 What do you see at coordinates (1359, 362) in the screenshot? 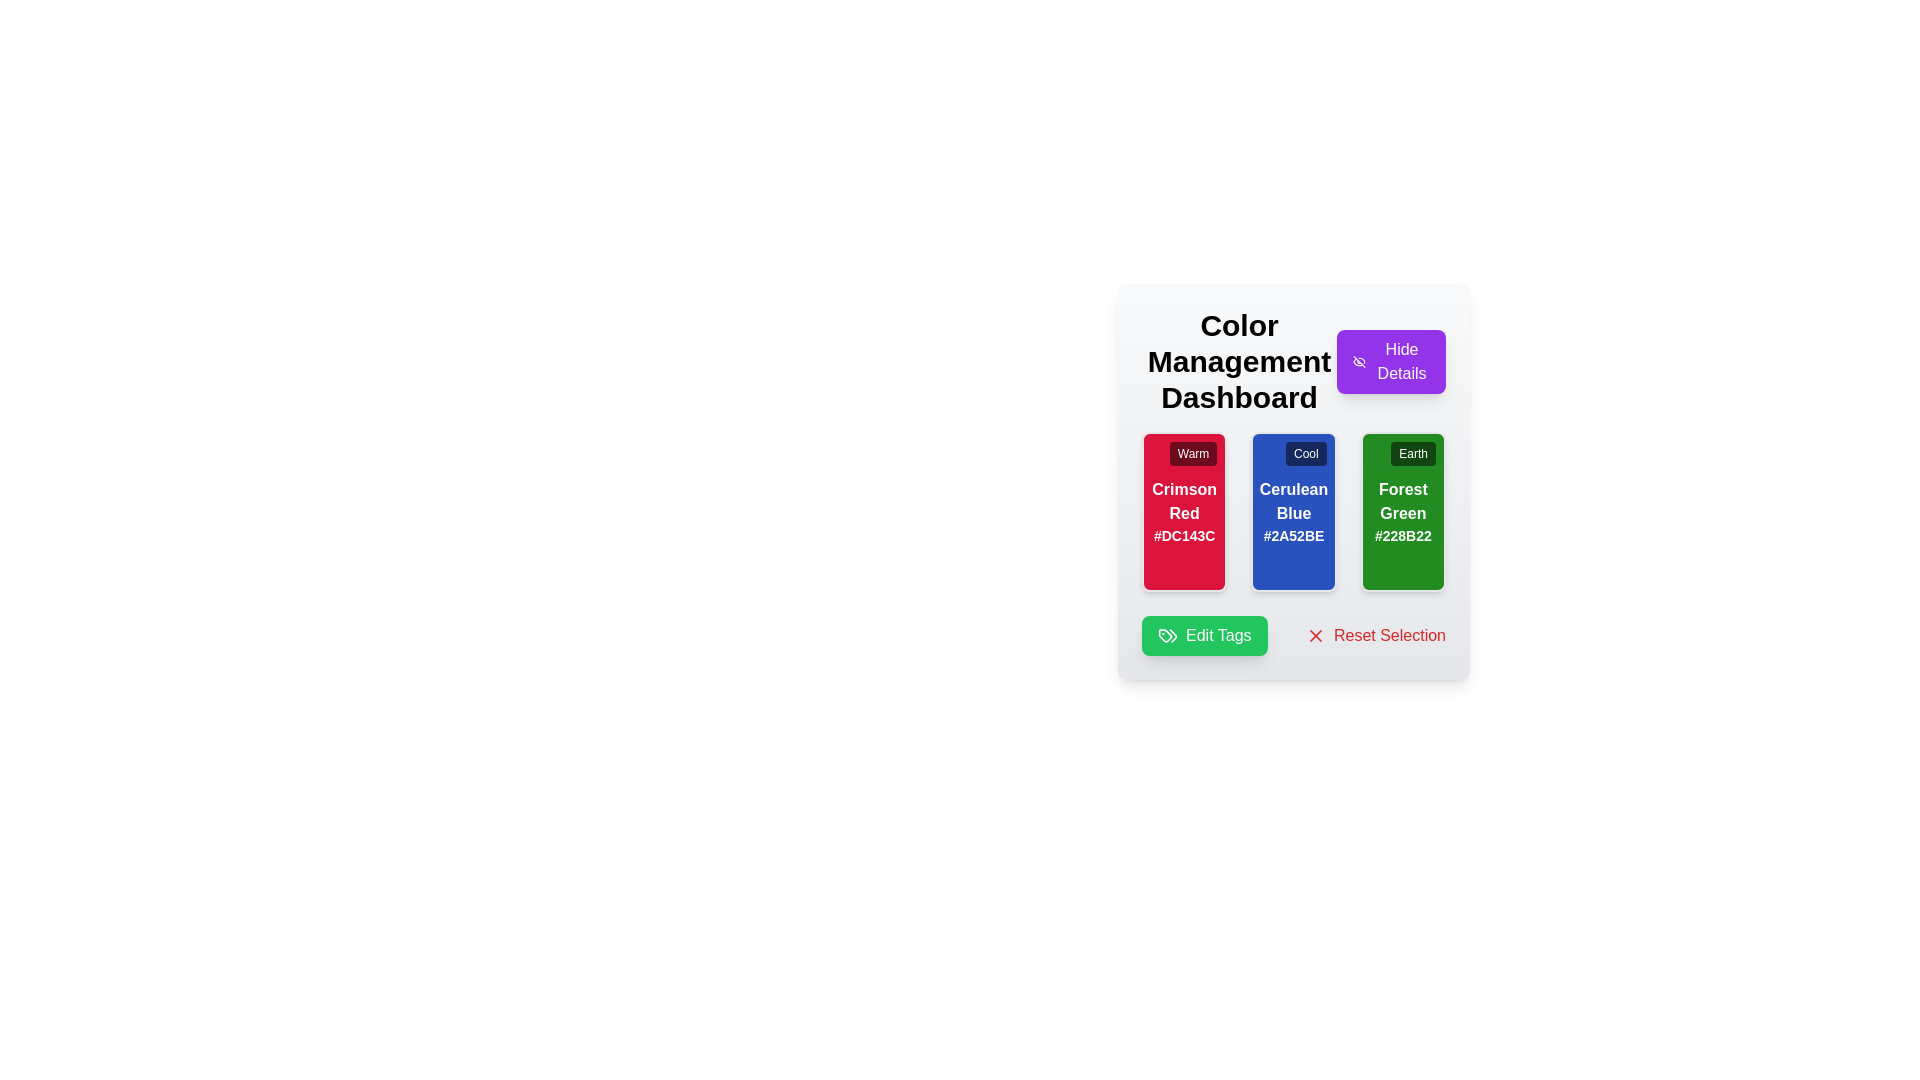
I see `the eye-style icon with a slash that symbolizes the 'hide' functionality, located to the left of the 'Hide Details' button in the Color Management Dashboard interface` at bounding box center [1359, 362].